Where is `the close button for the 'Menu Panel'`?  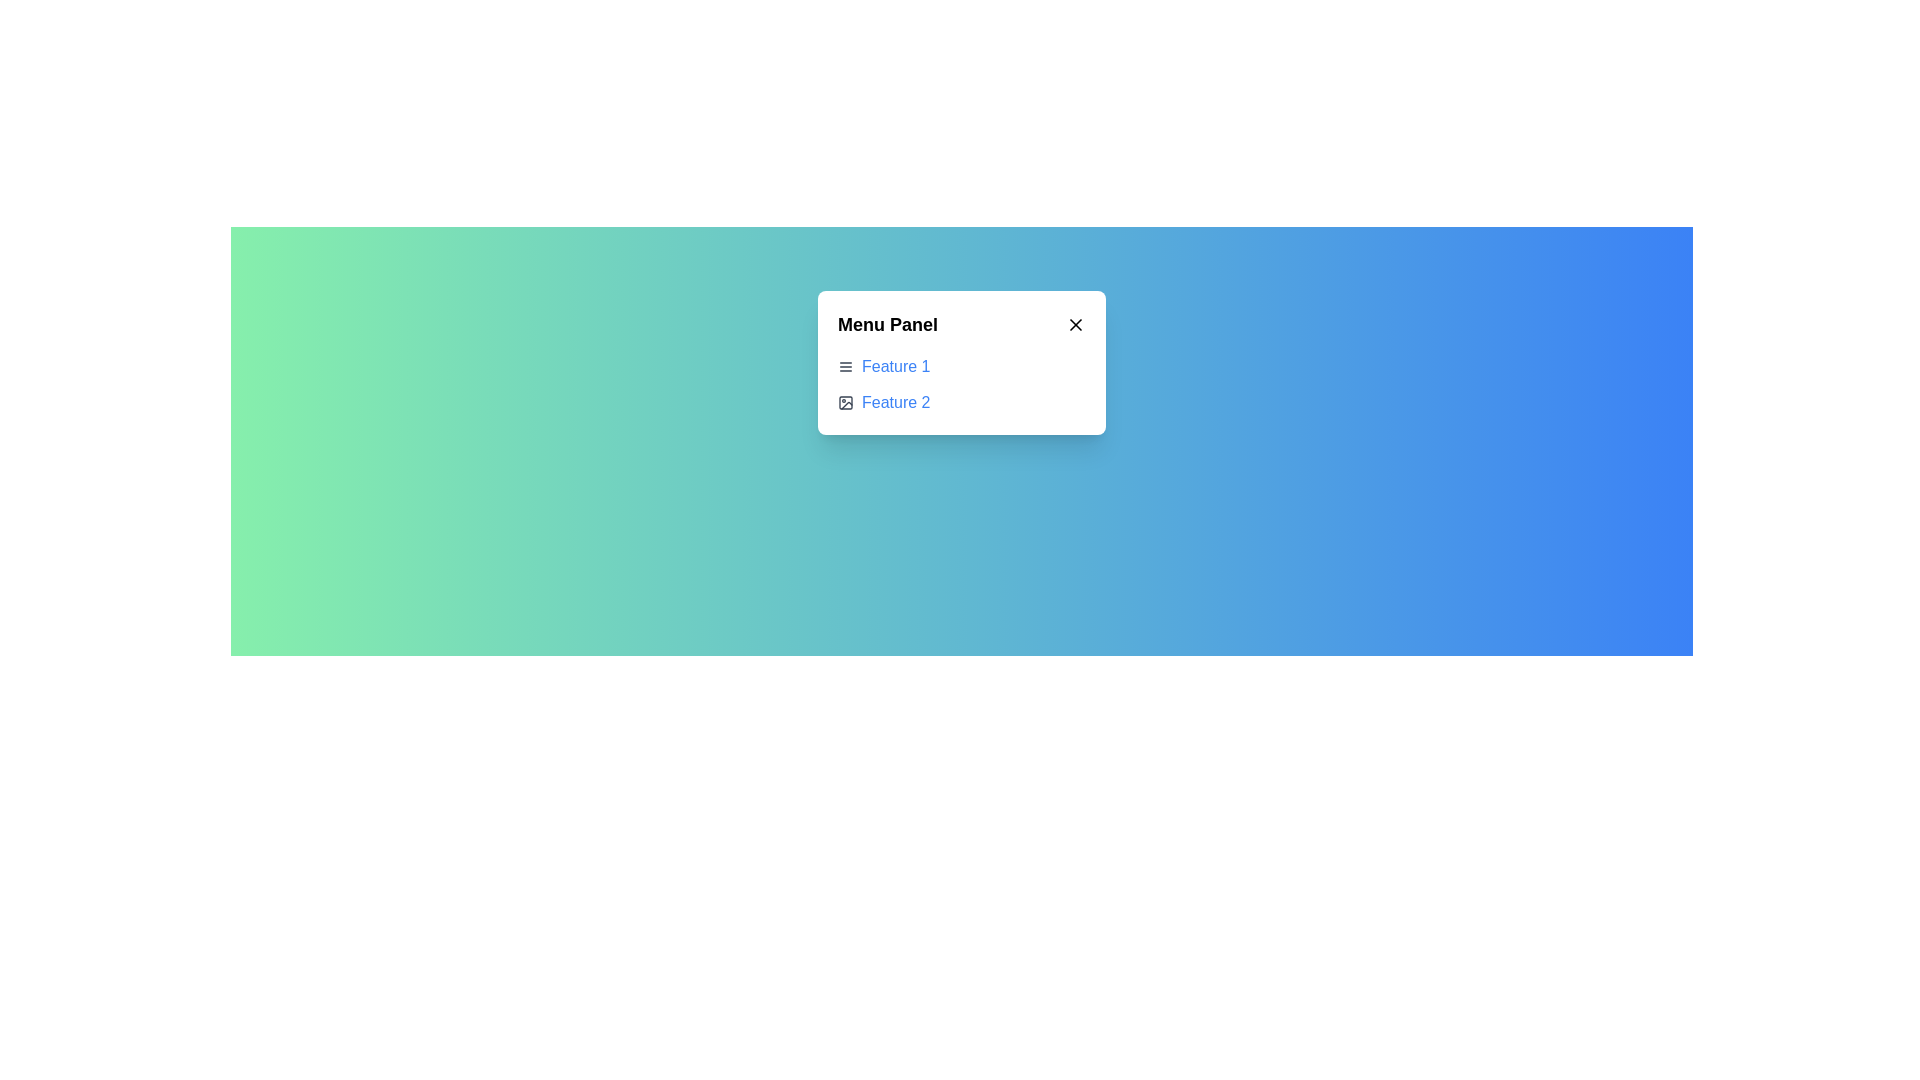 the close button for the 'Menu Panel' is located at coordinates (1074, 323).